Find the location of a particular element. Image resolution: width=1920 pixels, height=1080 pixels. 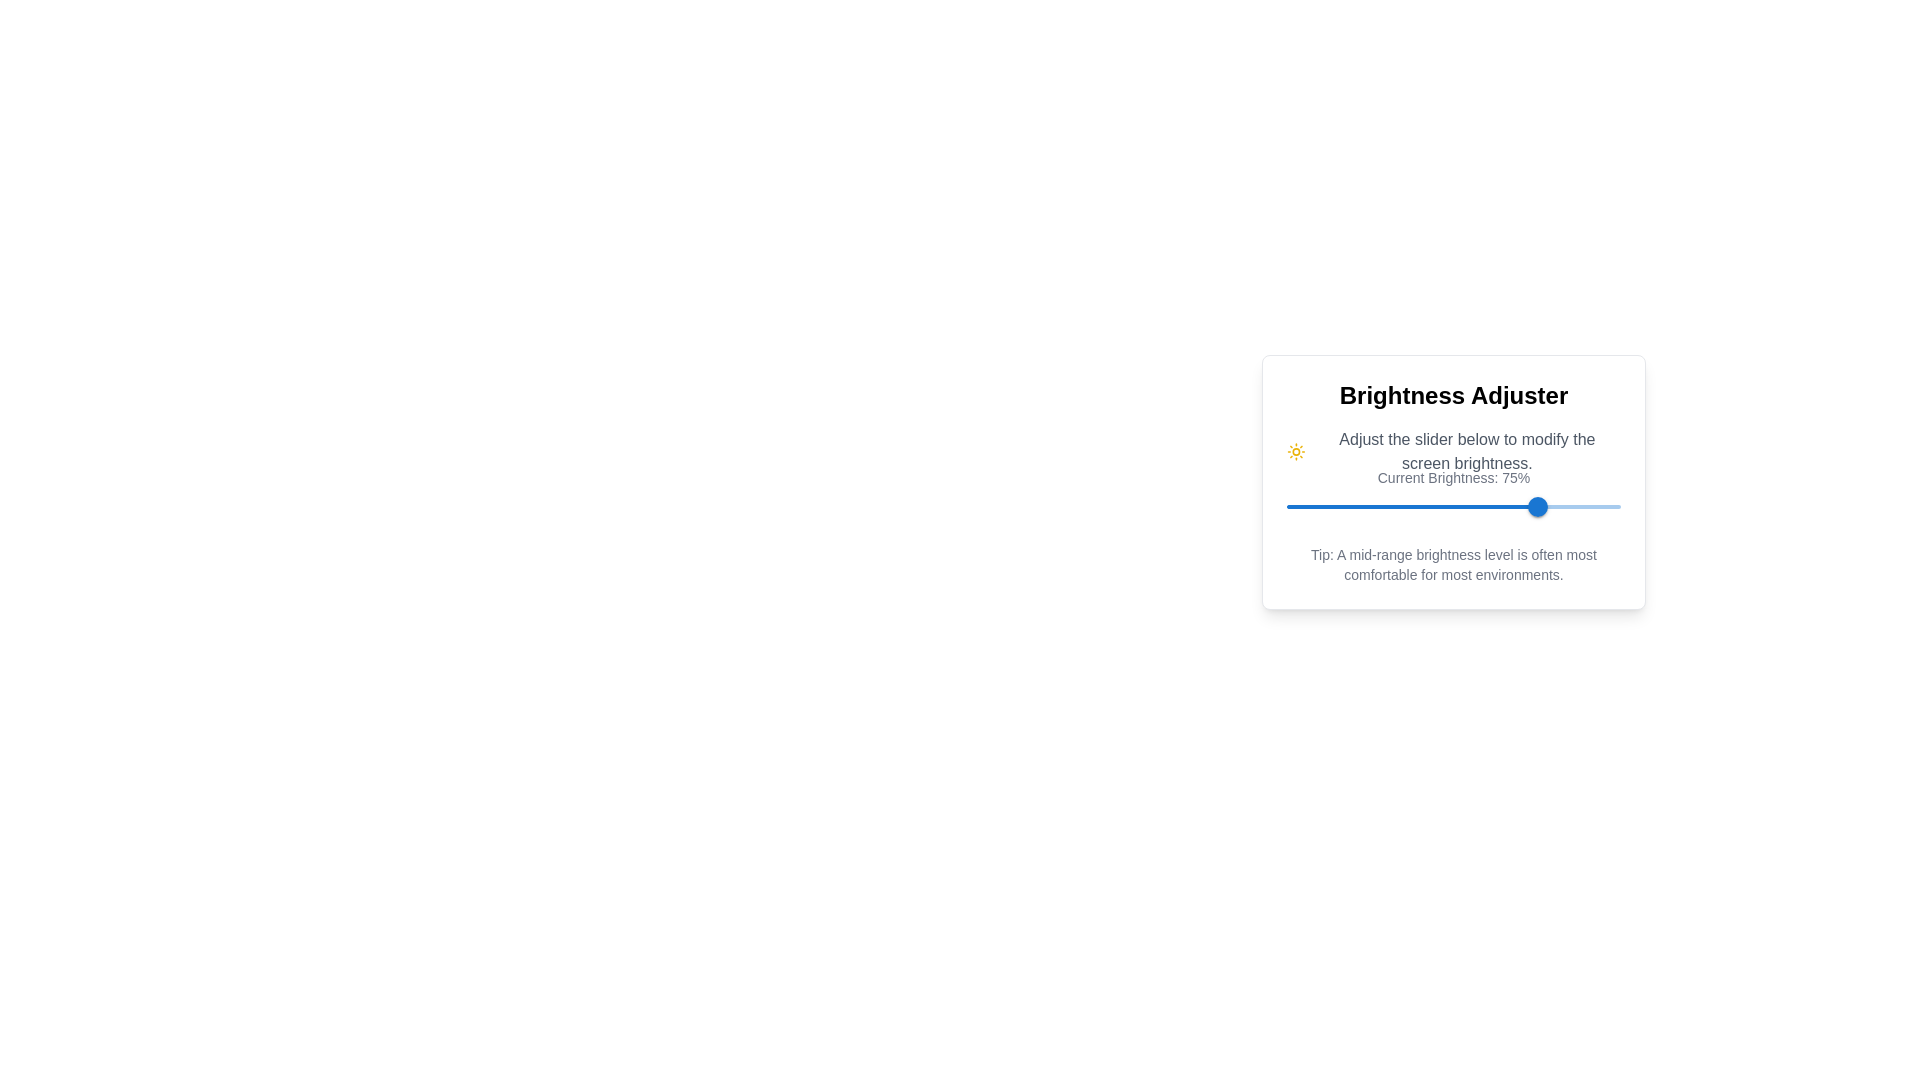

brightness is located at coordinates (1525, 505).